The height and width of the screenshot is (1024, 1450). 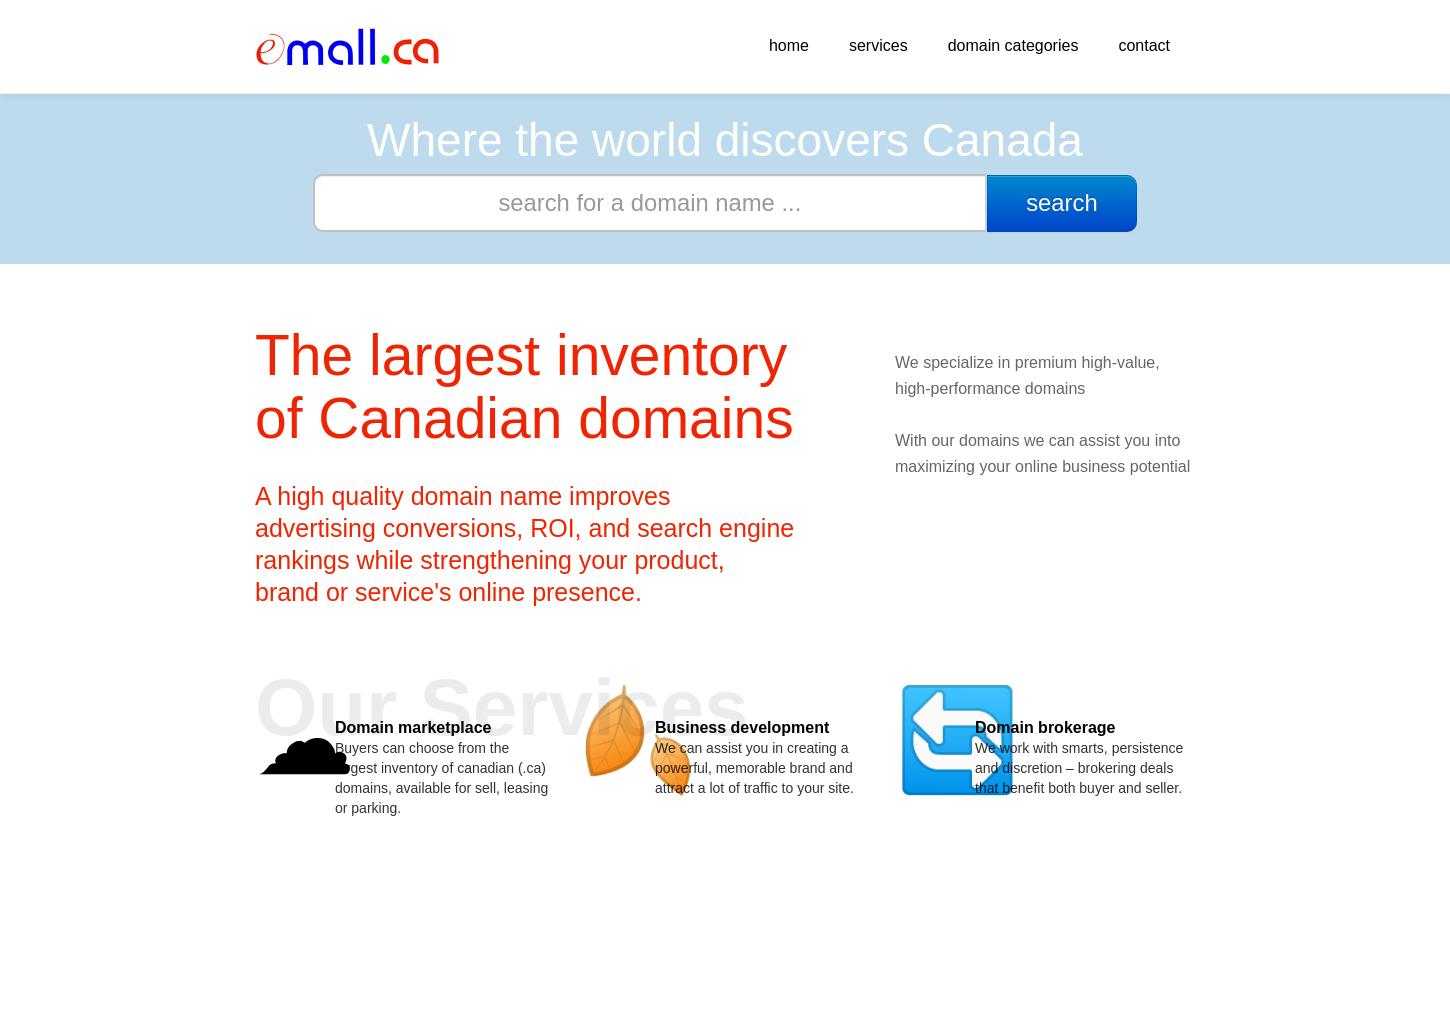 I want to click on 'Business development', so click(x=653, y=726).